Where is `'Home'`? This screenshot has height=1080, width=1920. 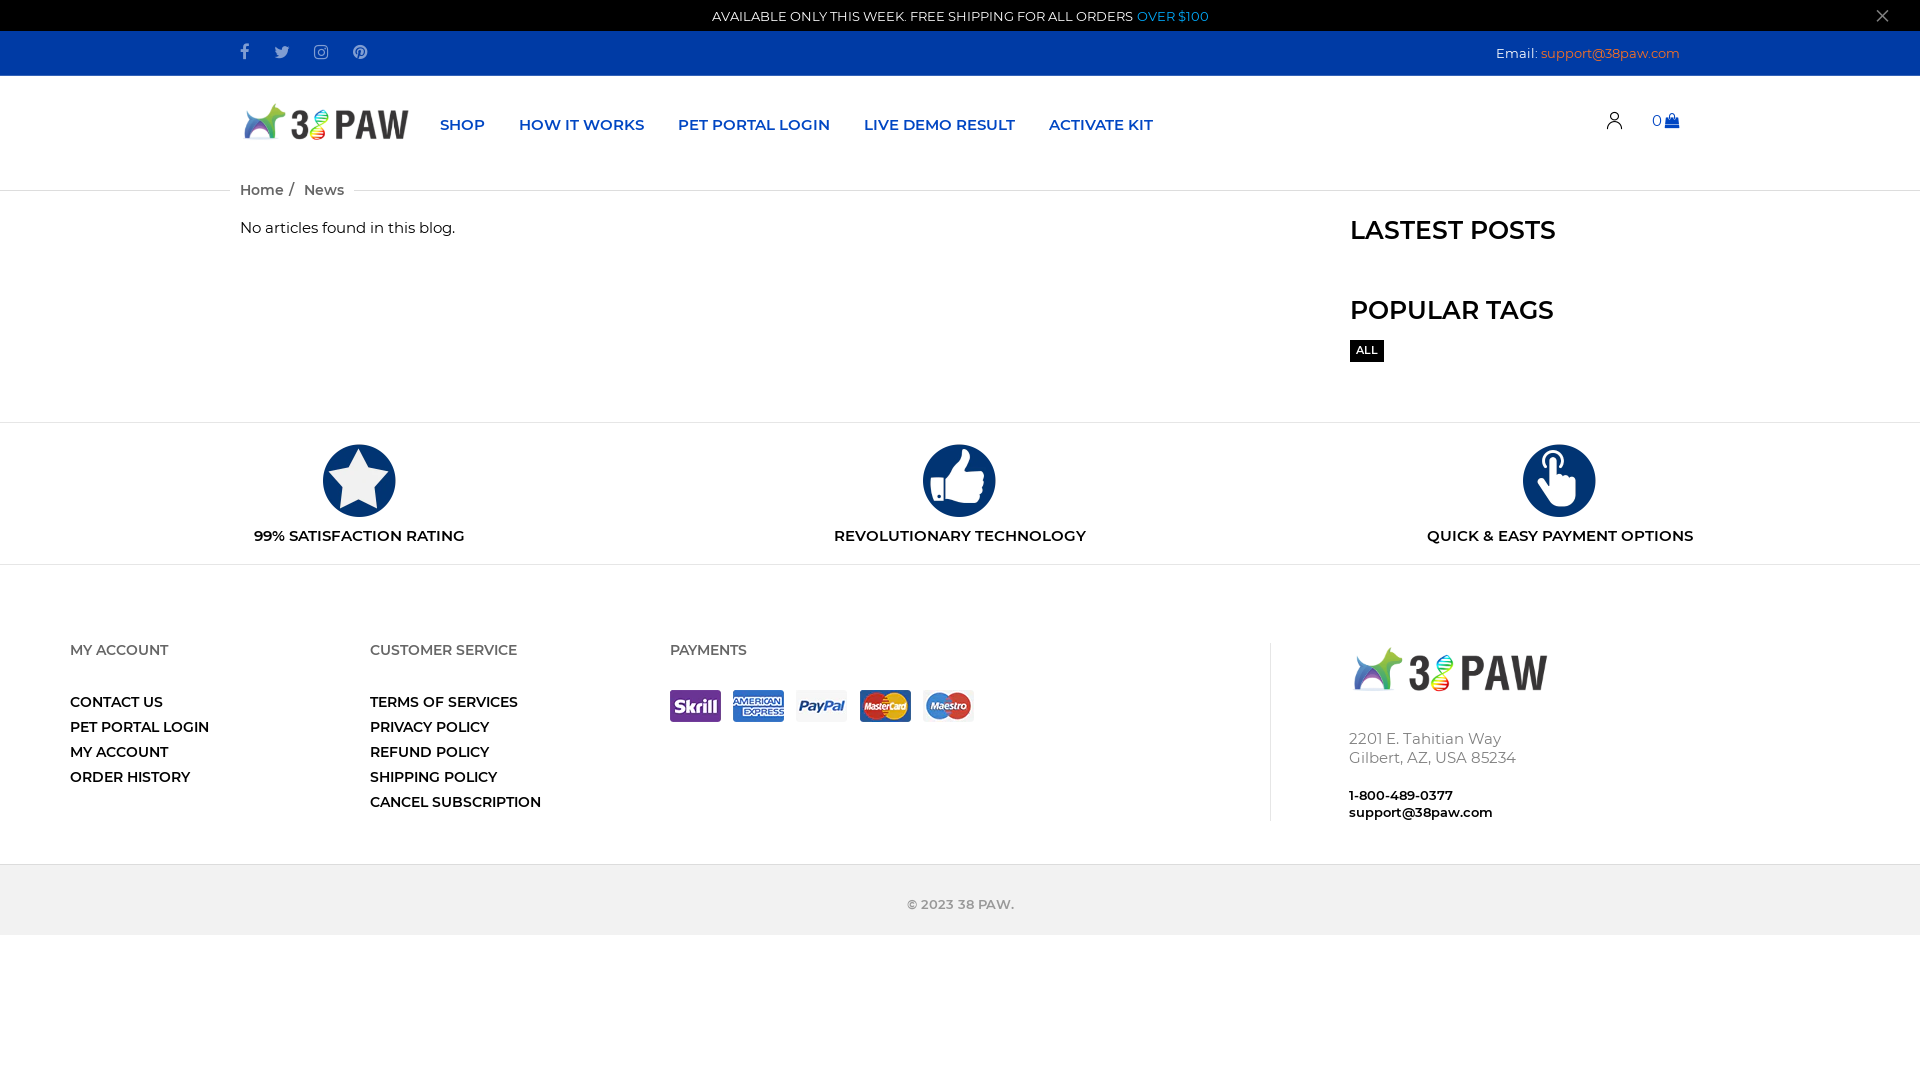
'Home' is located at coordinates (261, 189).